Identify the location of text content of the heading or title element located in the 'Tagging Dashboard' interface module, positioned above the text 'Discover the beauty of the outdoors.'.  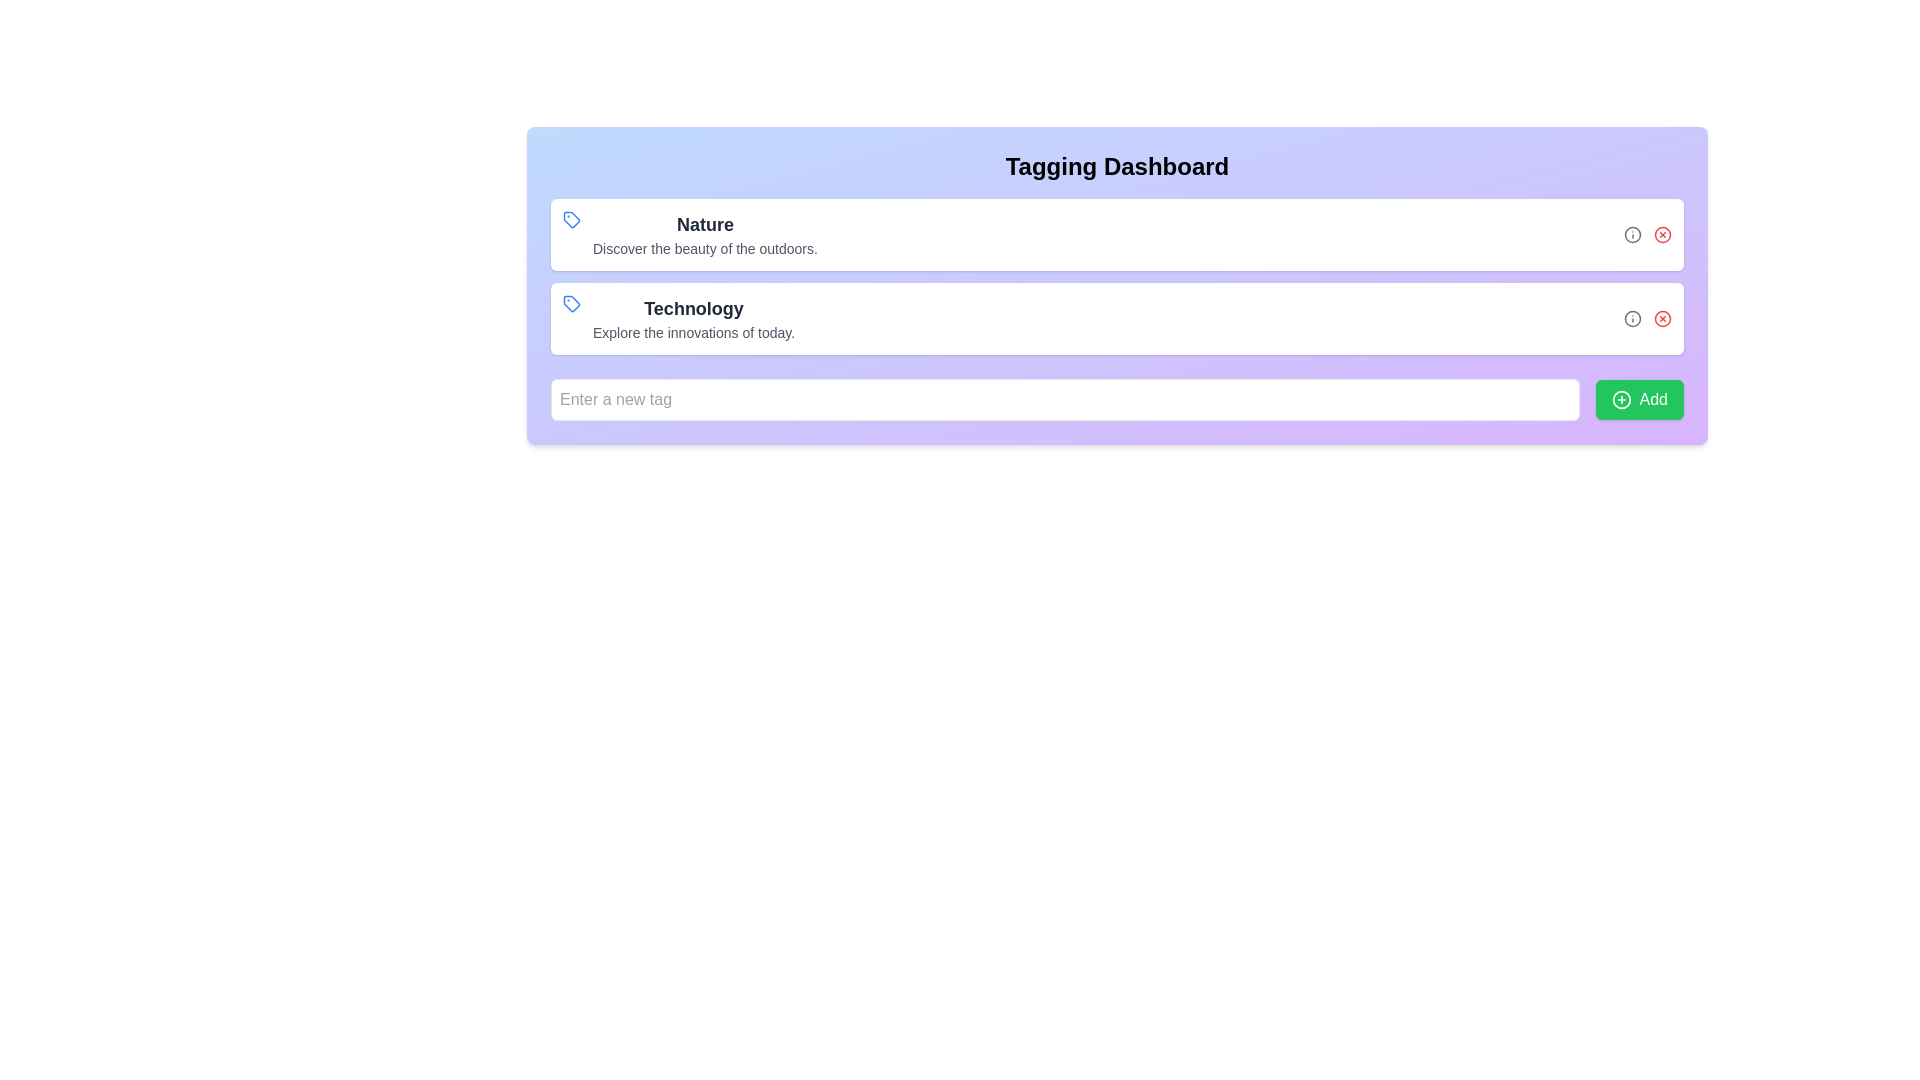
(705, 224).